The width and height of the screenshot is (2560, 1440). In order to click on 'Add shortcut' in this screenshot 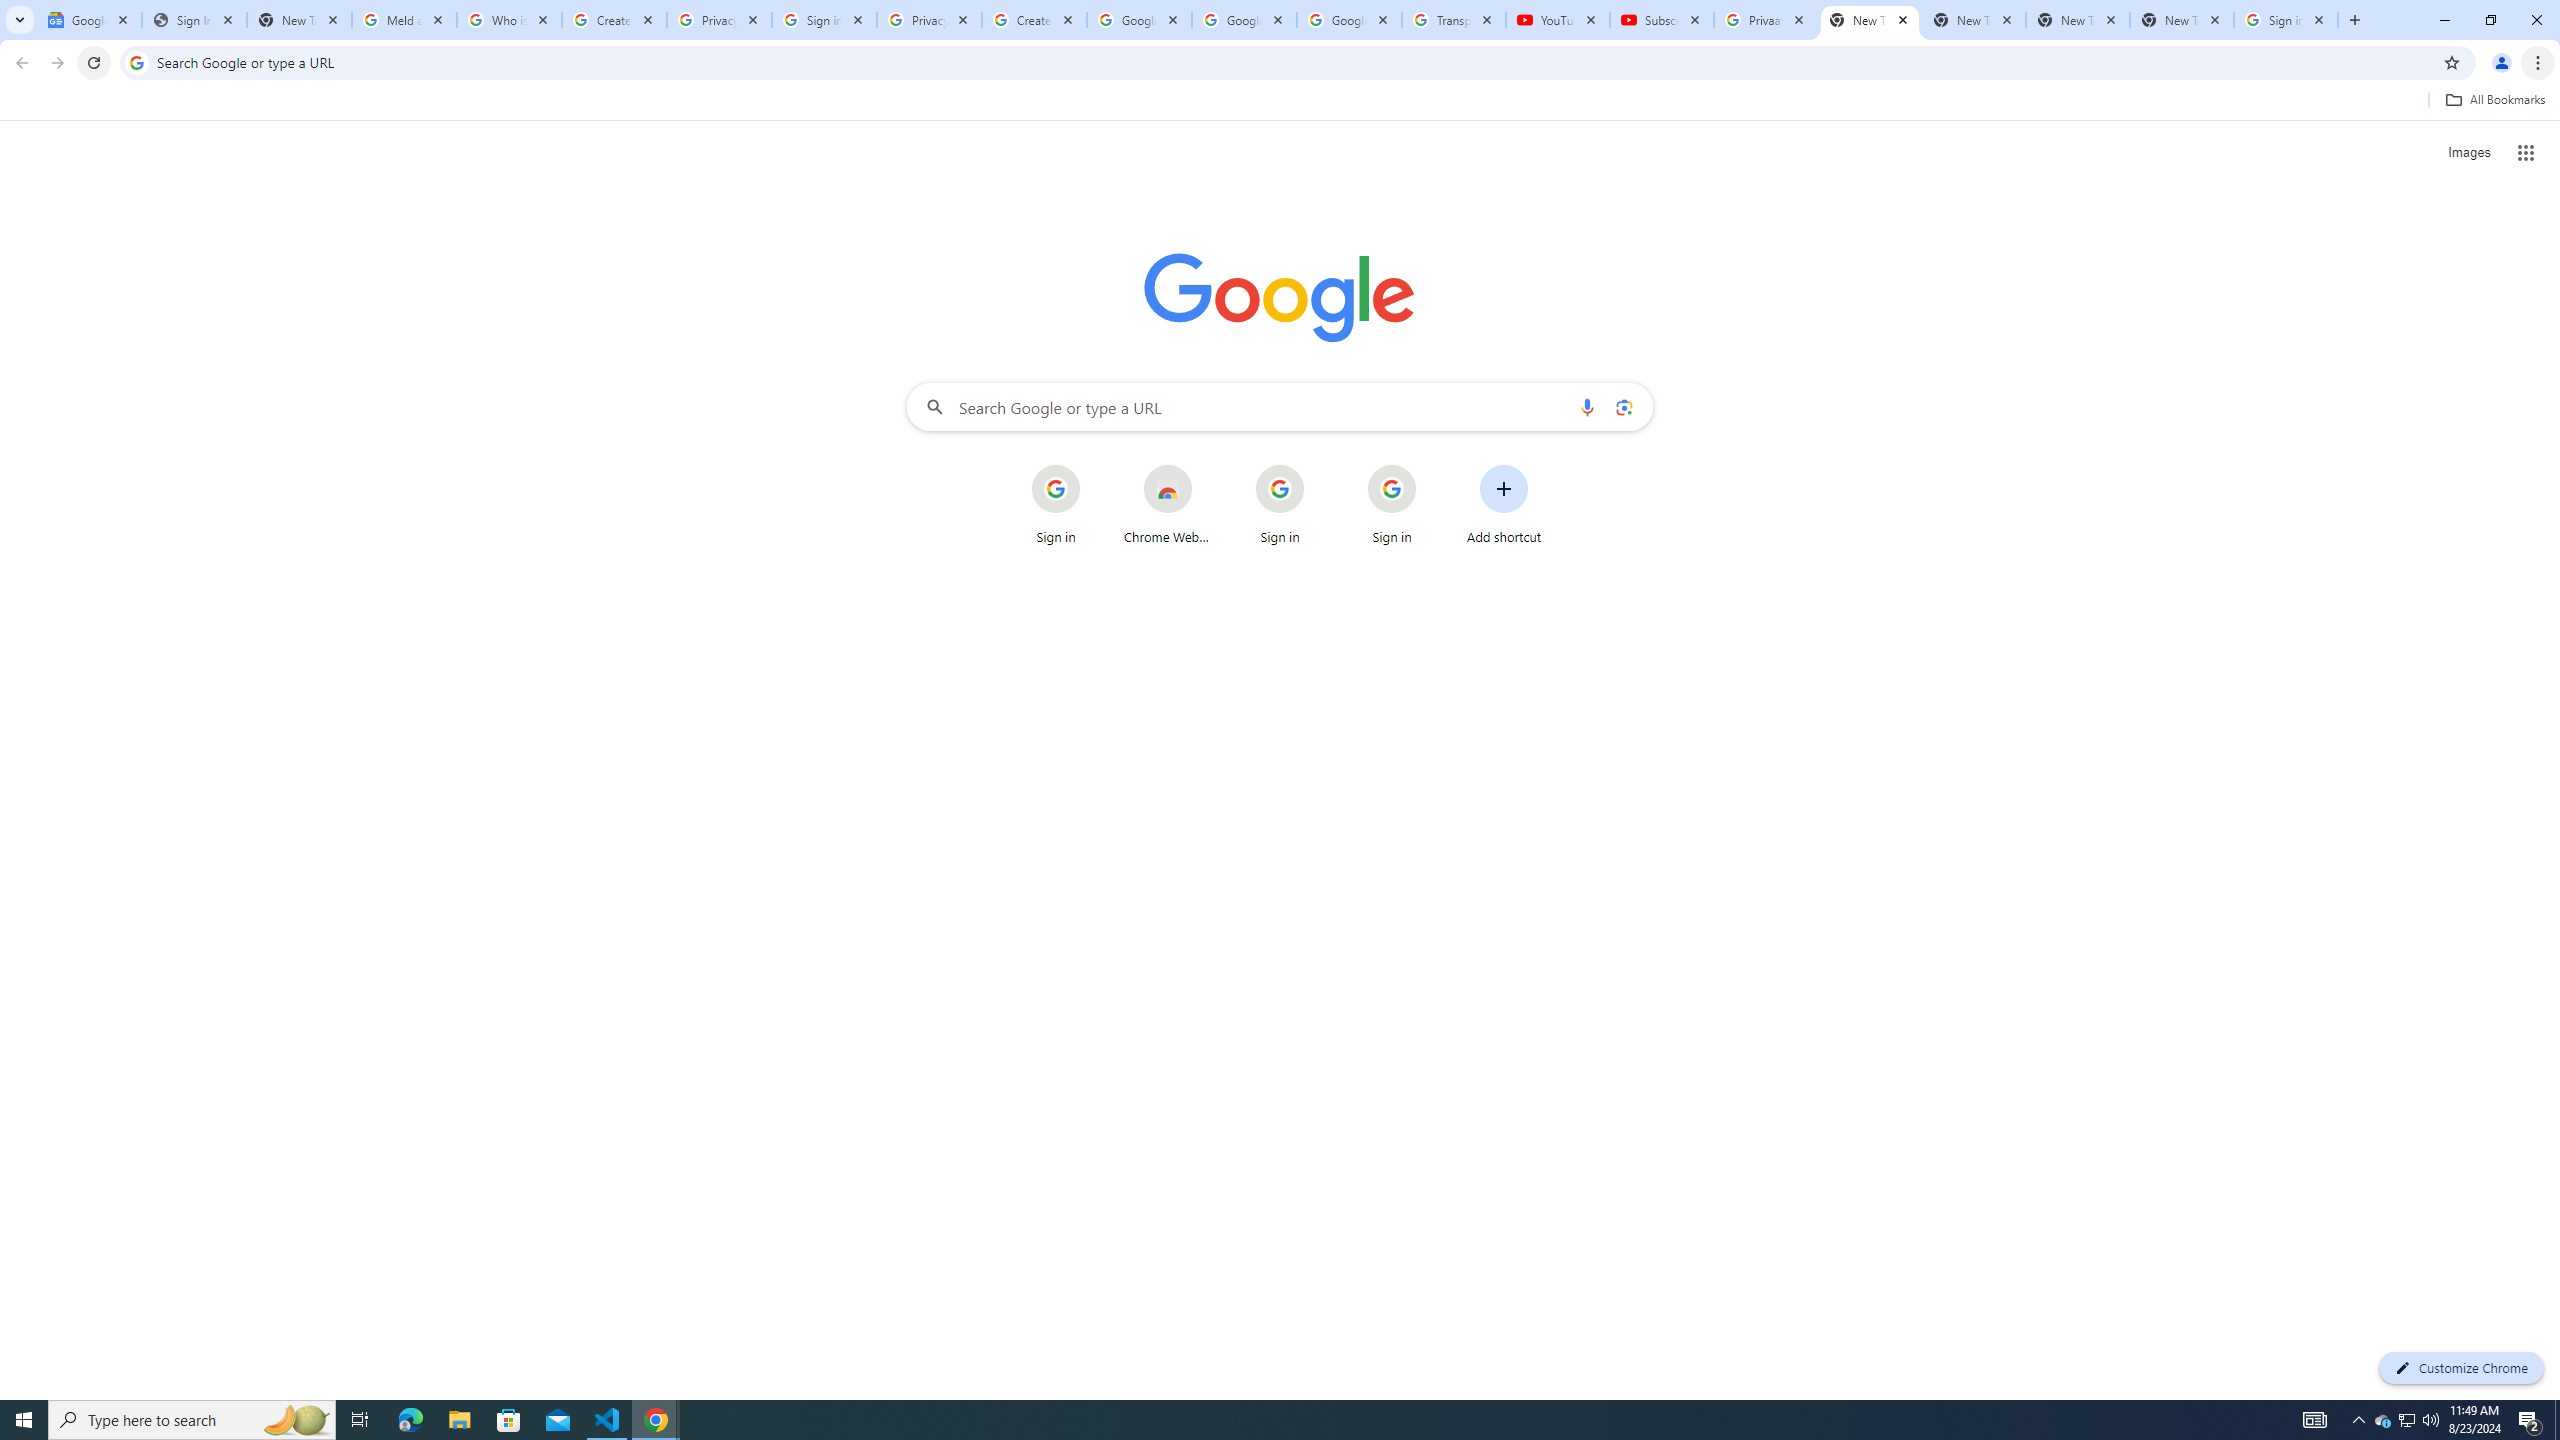, I will do `click(1504, 505)`.